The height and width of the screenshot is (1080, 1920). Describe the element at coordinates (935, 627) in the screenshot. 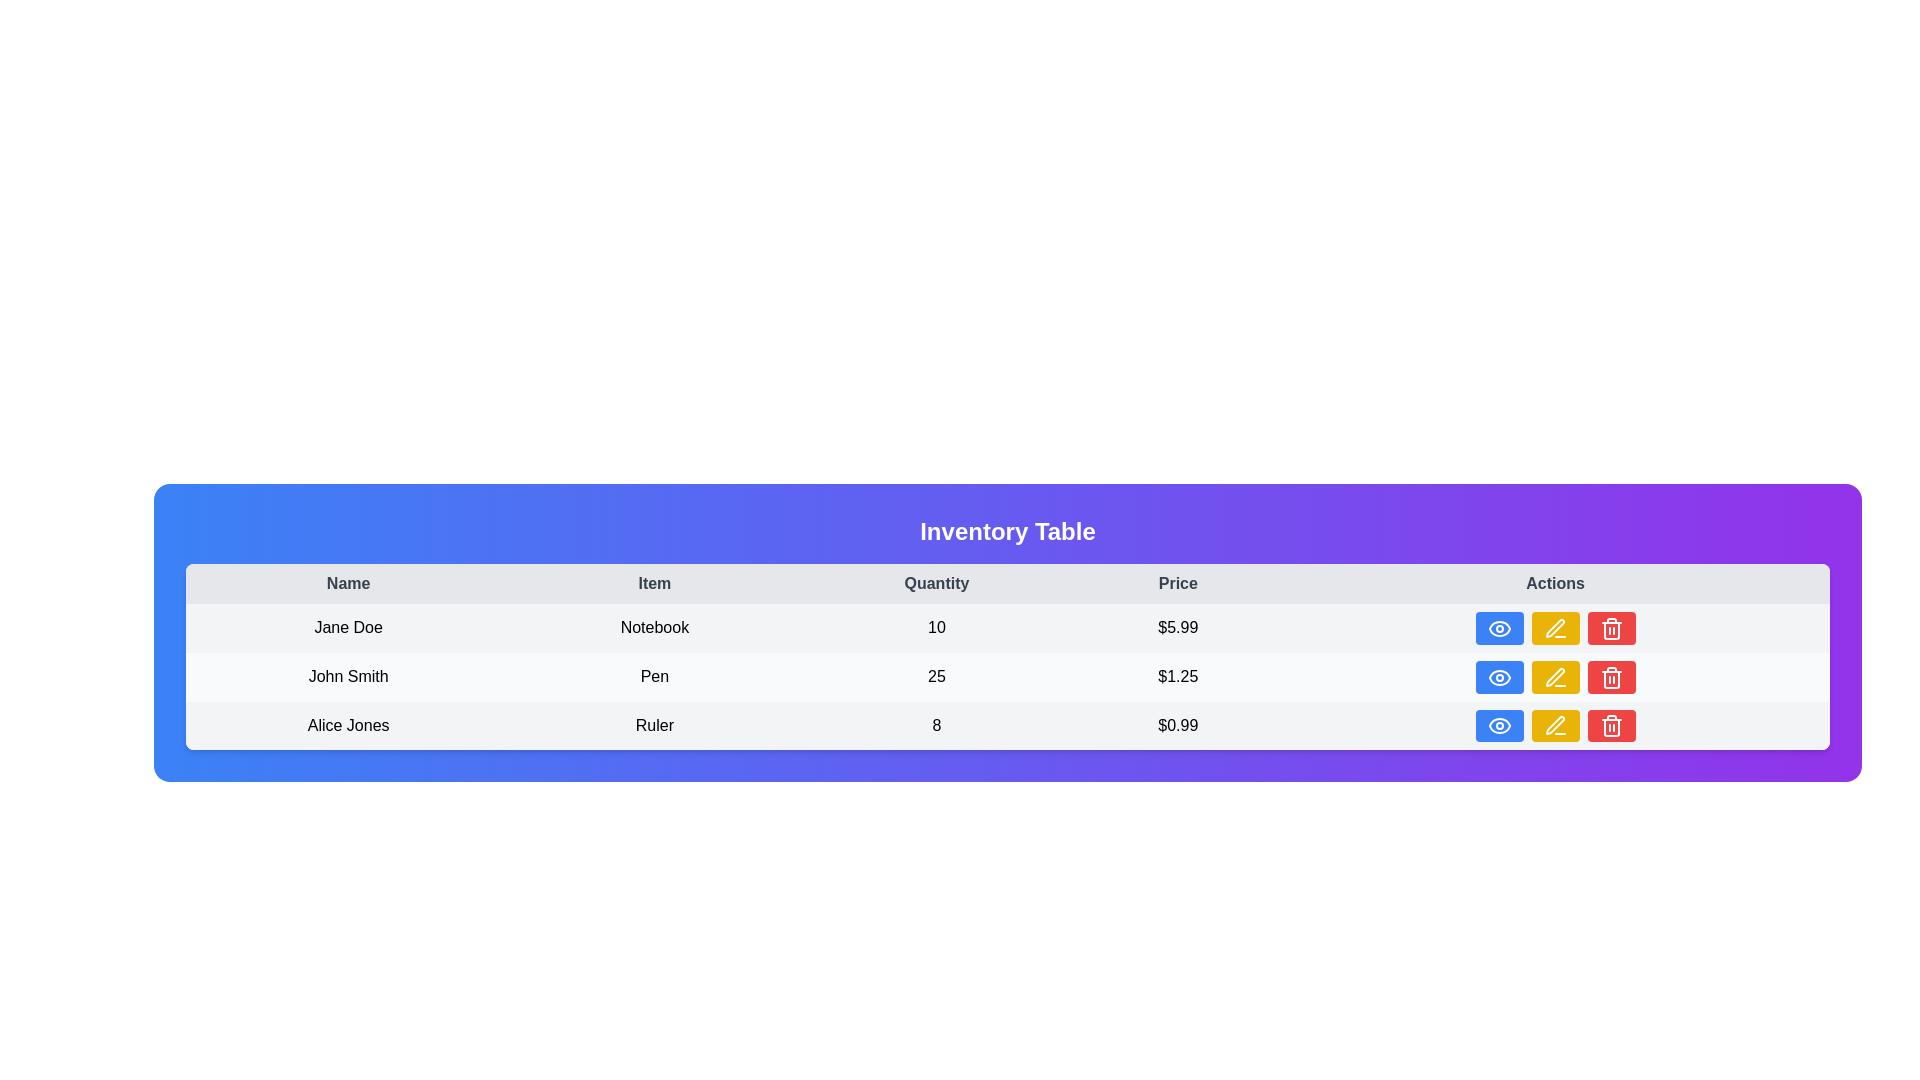

I see `on the text display showing the quantity of 'Notebook' in the inventory table, which is centrally aligned in the corresponding cell` at that location.